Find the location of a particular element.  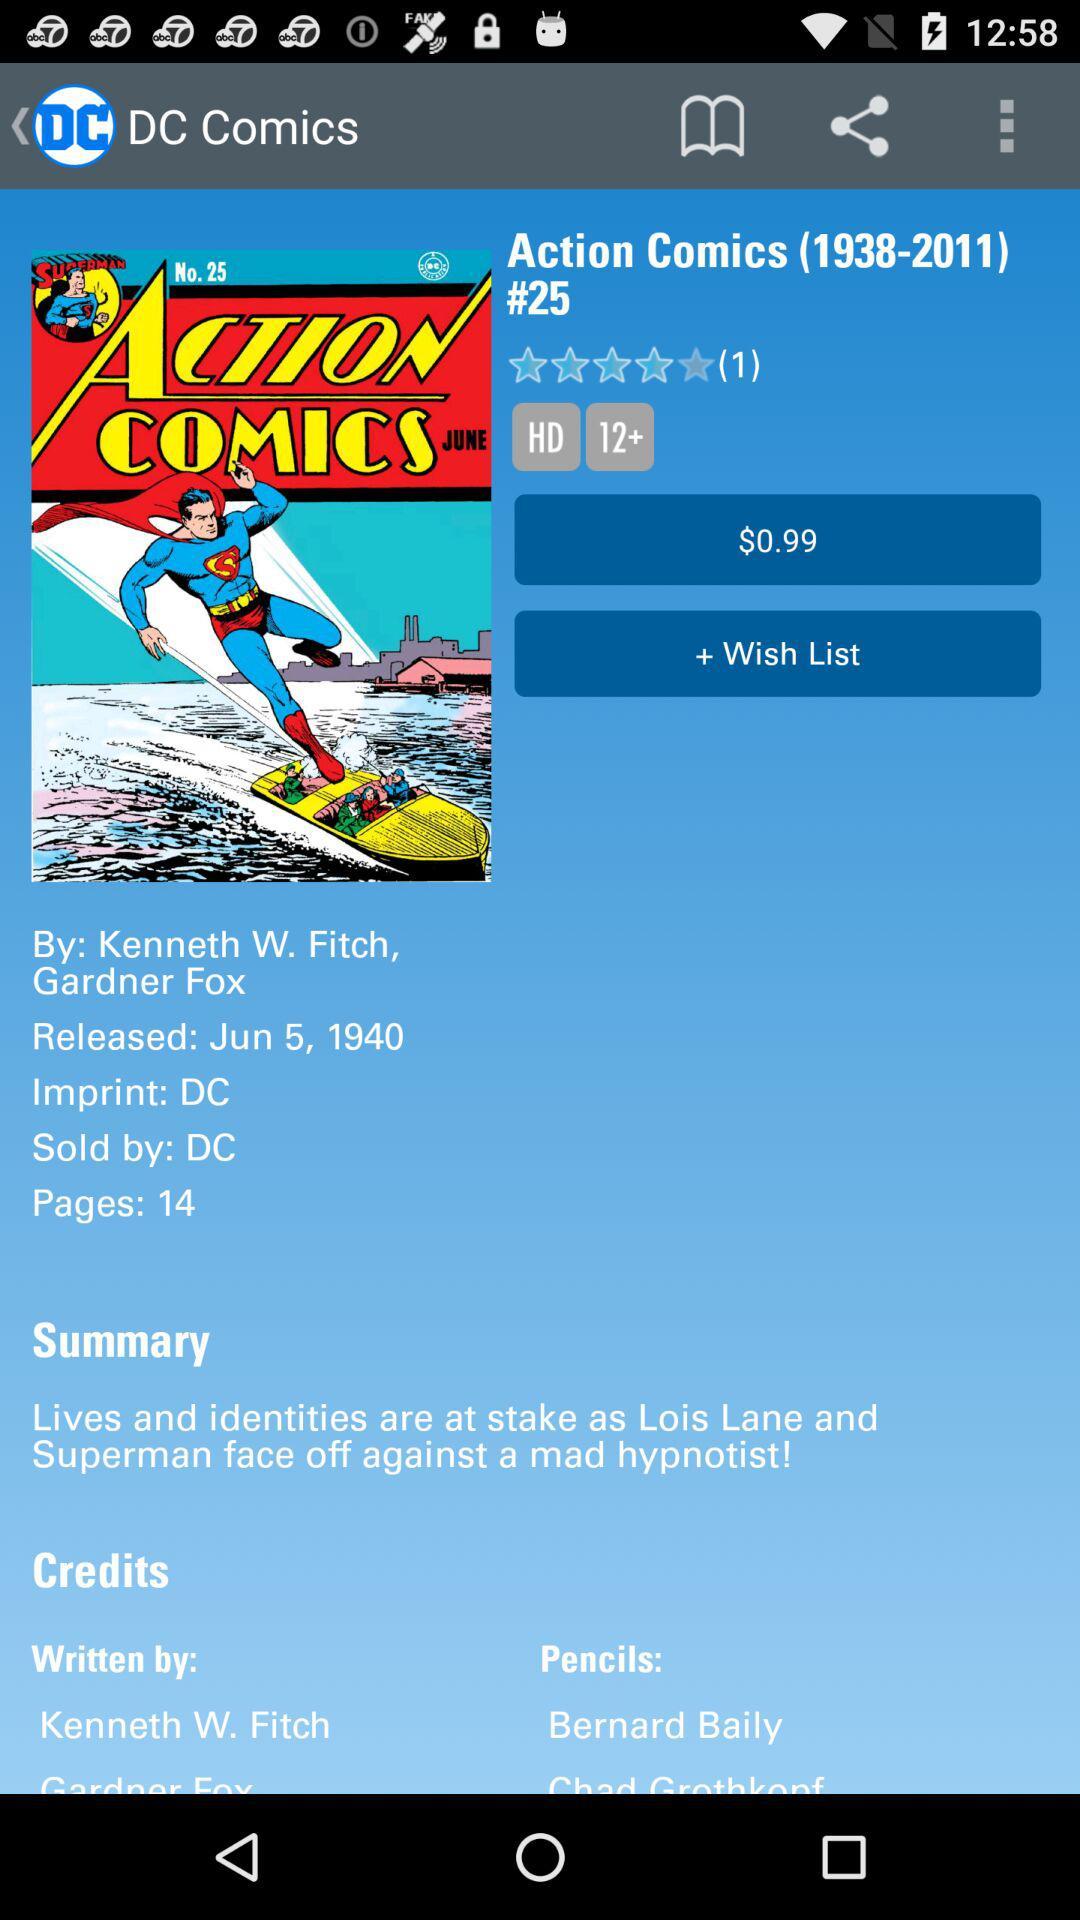

the + wish list item is located at coordinates (776, 653).